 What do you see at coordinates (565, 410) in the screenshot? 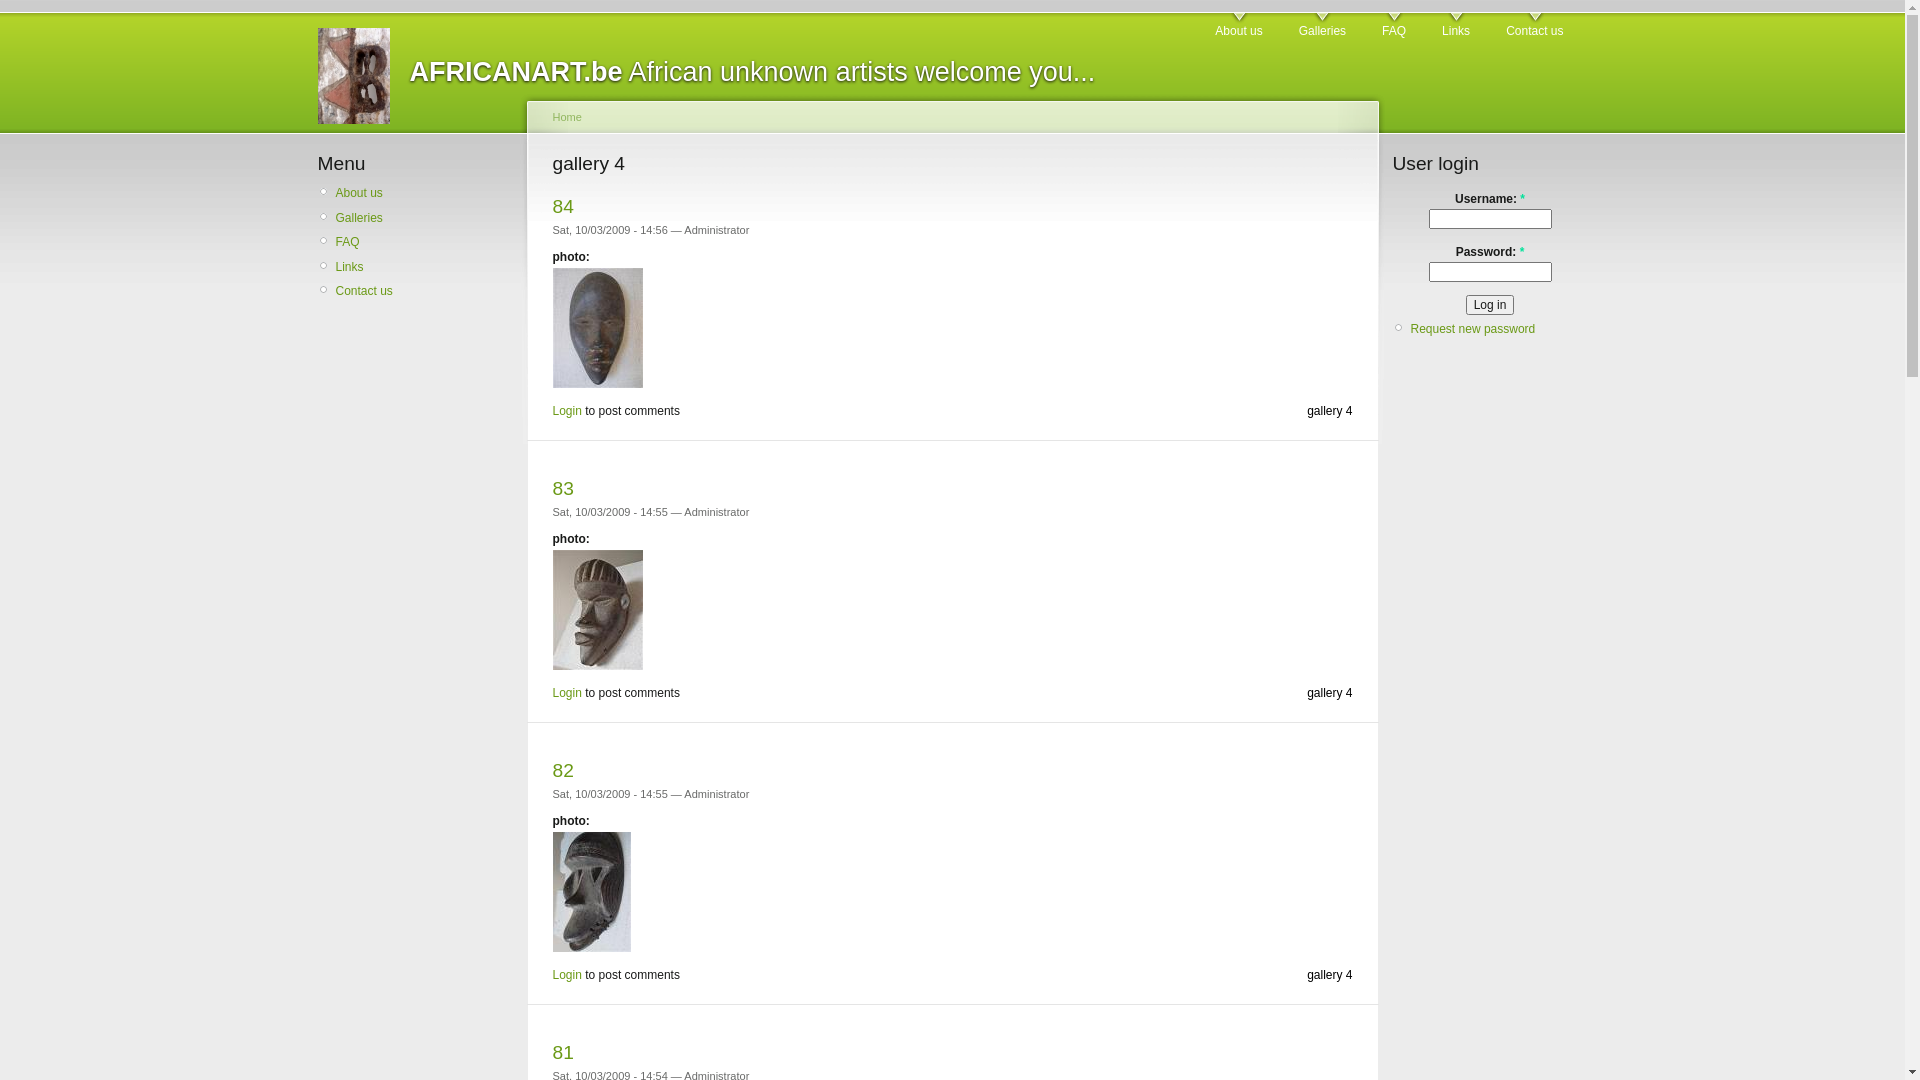
I see `'Login'` at bounding box center [565, 410].